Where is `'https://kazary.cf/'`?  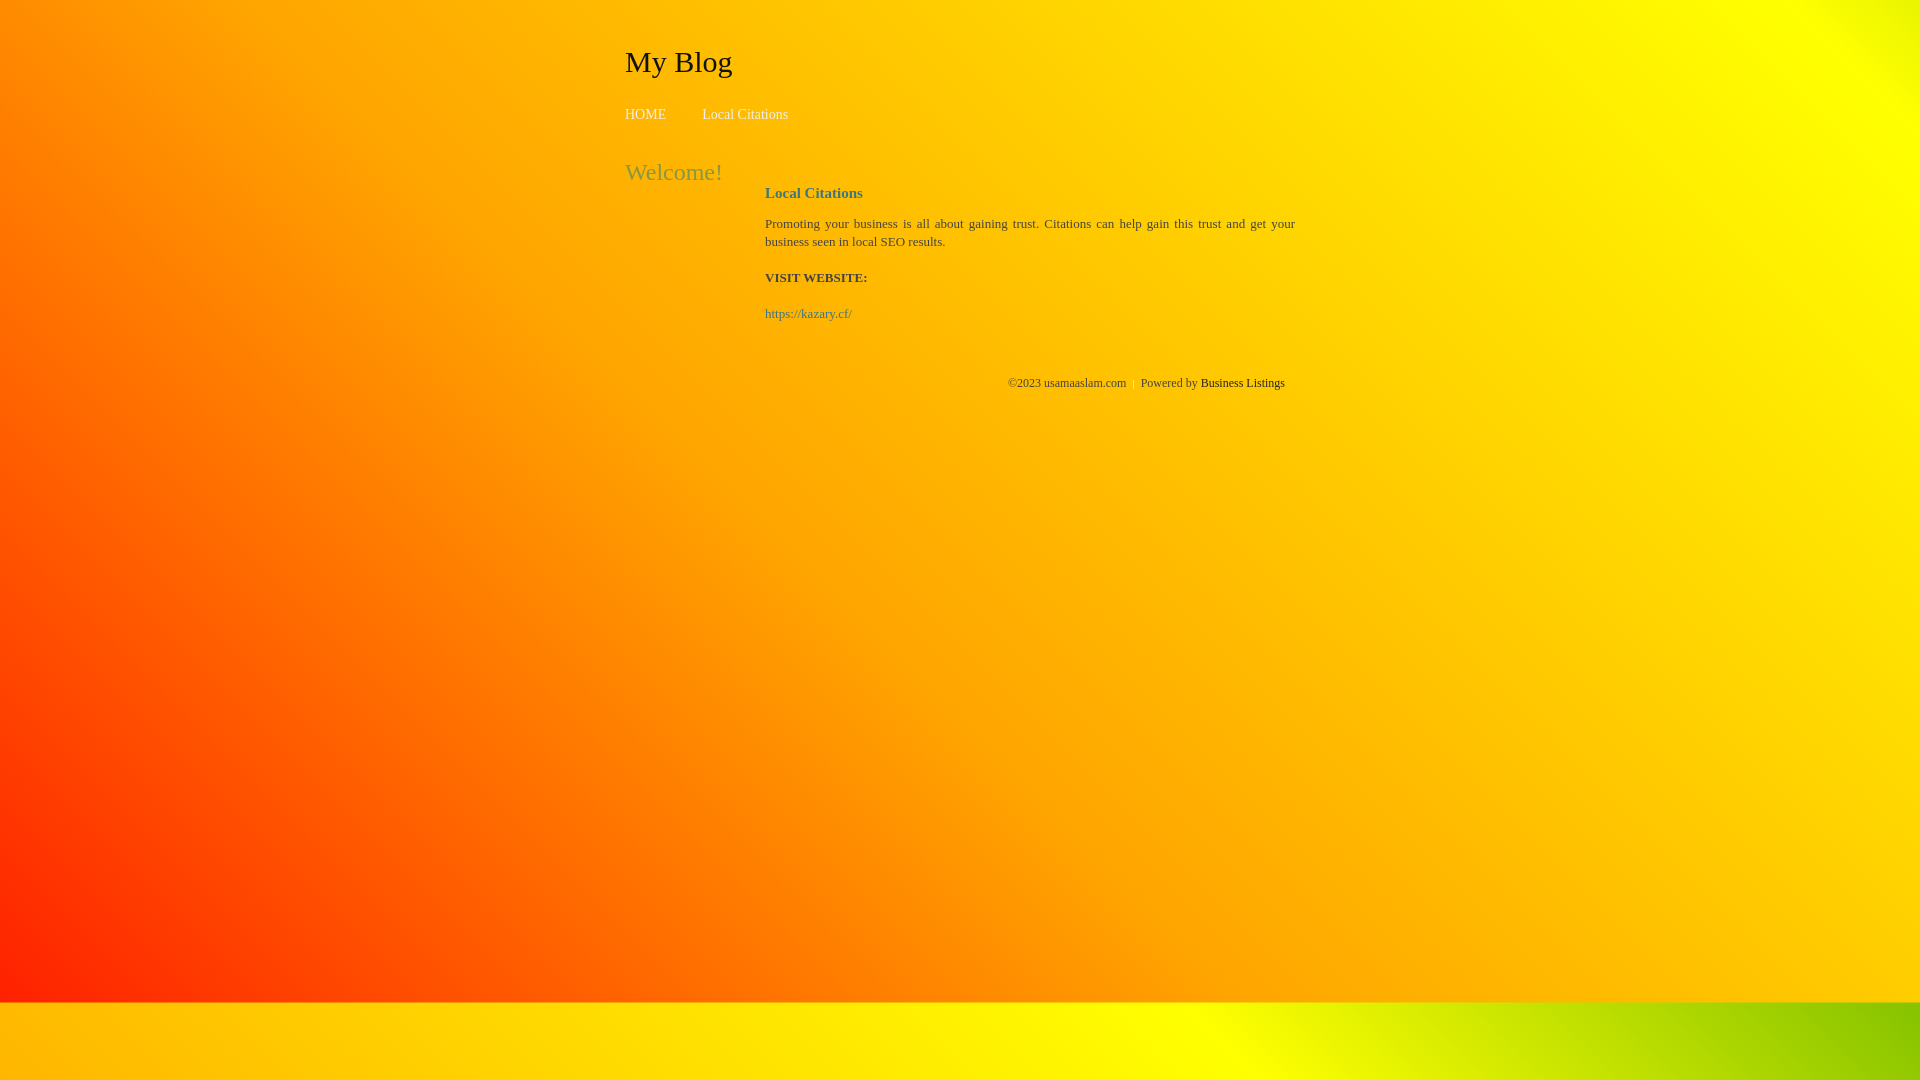 'https://kazary.cf/' is located at coordinates (808, 313).